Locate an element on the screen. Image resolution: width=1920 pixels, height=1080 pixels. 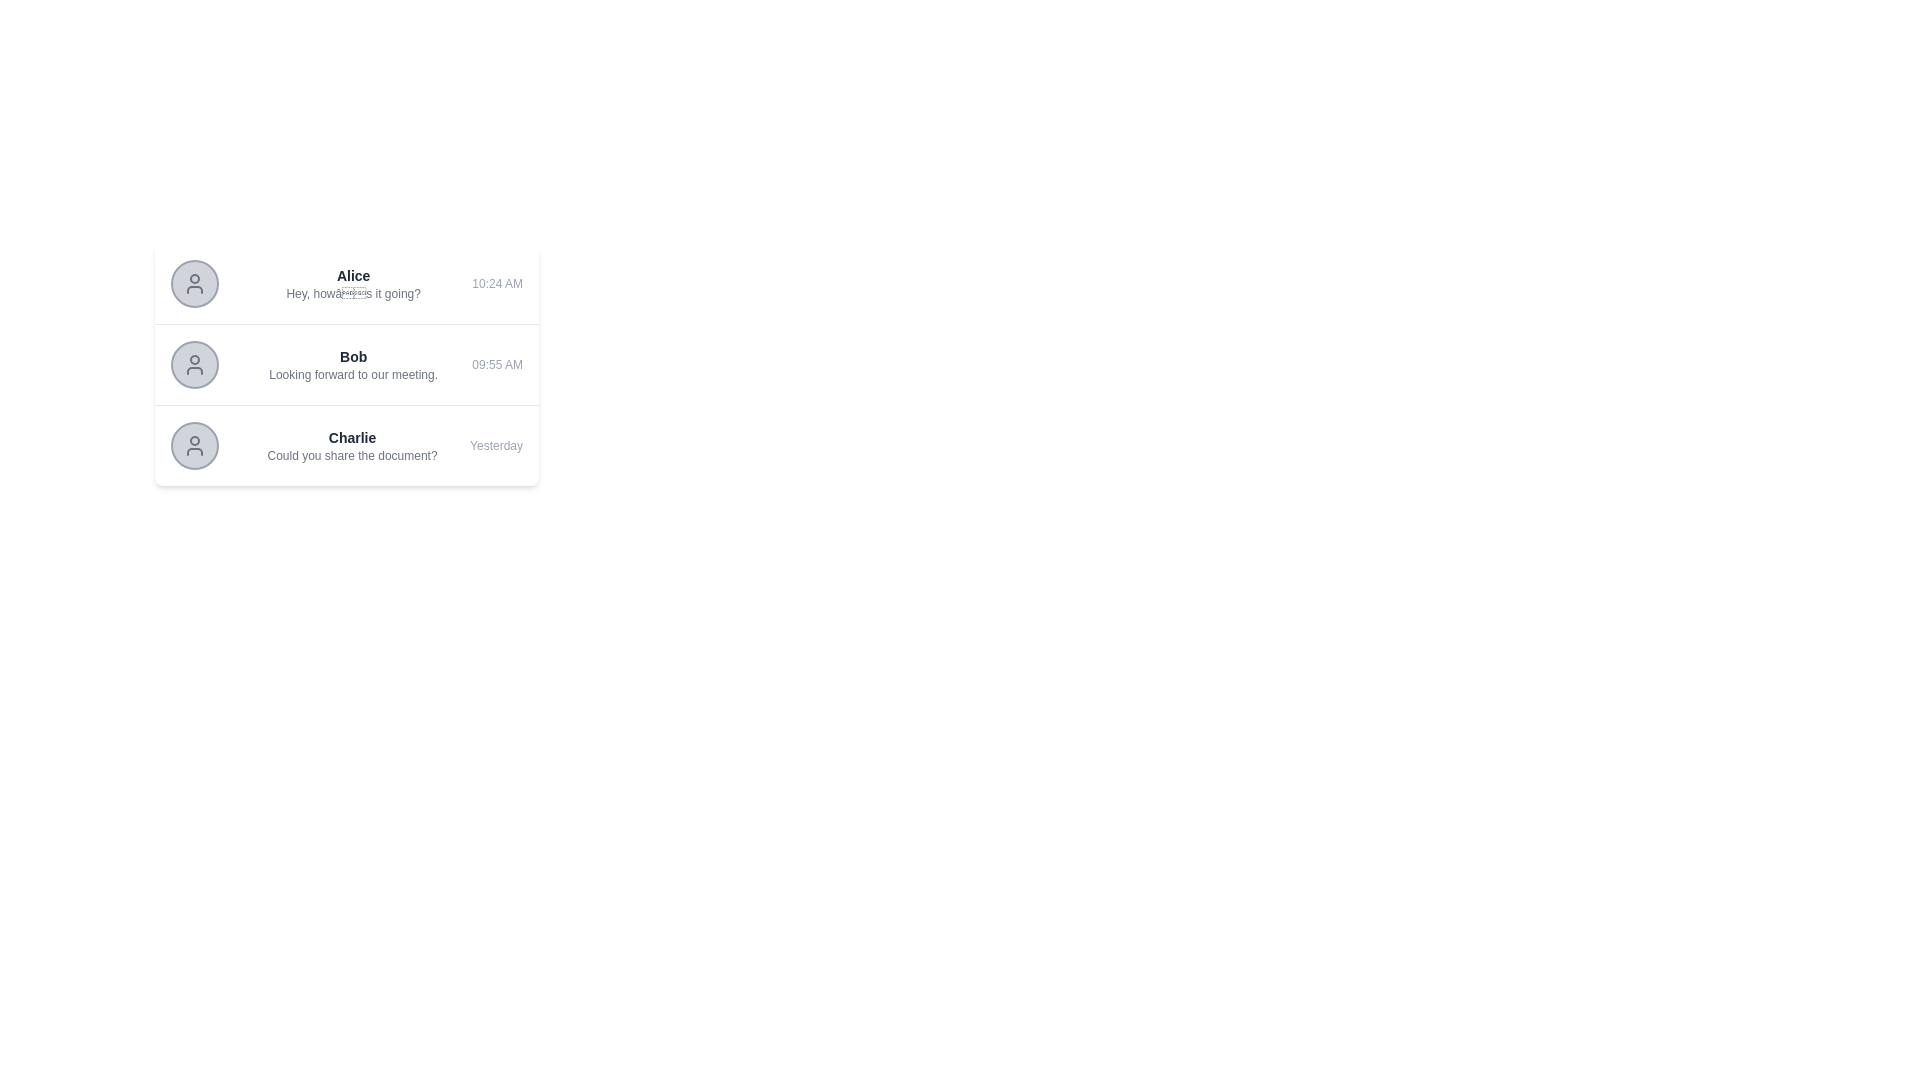
the text label representing the user name 'Bob' in the messaging interface, which is located at the center of the second row of user messages, above the supporting description and below the message 'Alice' is located at coordinates (353, 356).